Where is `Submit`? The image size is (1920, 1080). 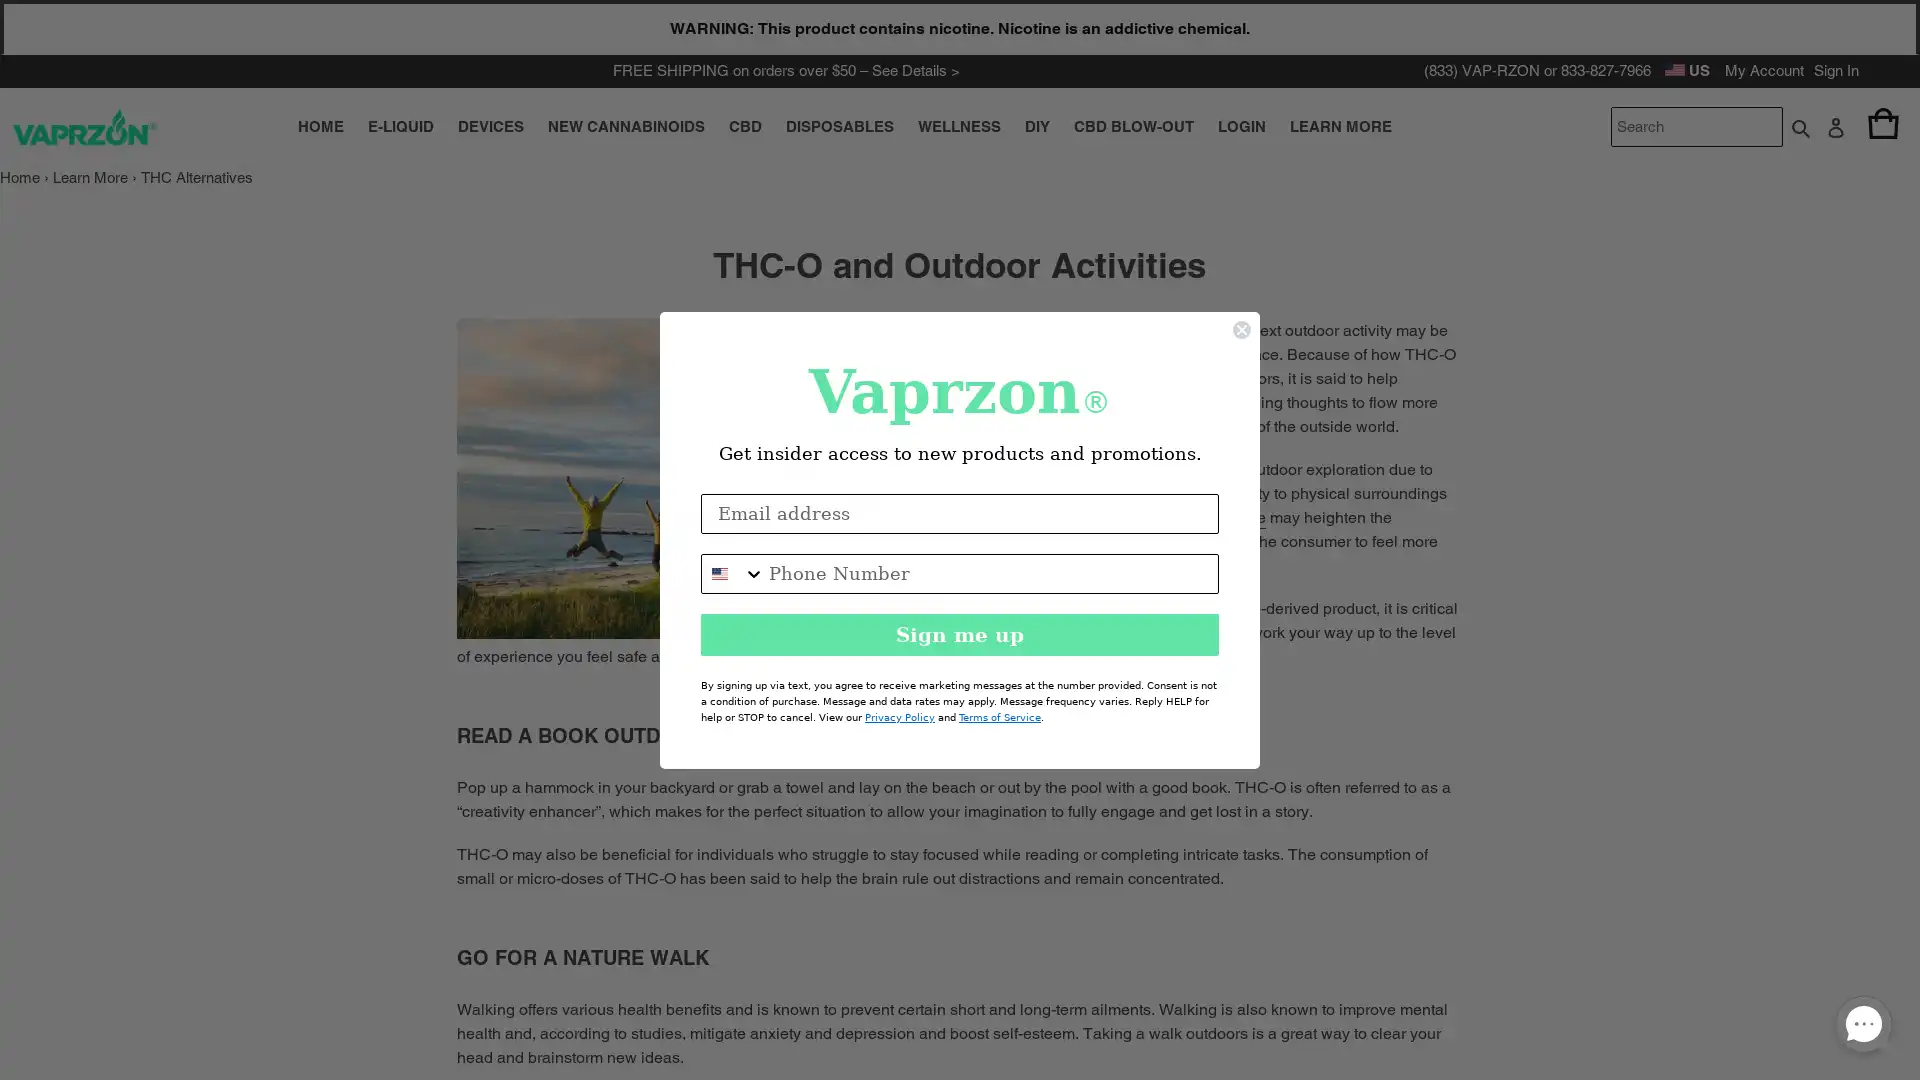 Submit is located at coordinates (1800, 126).